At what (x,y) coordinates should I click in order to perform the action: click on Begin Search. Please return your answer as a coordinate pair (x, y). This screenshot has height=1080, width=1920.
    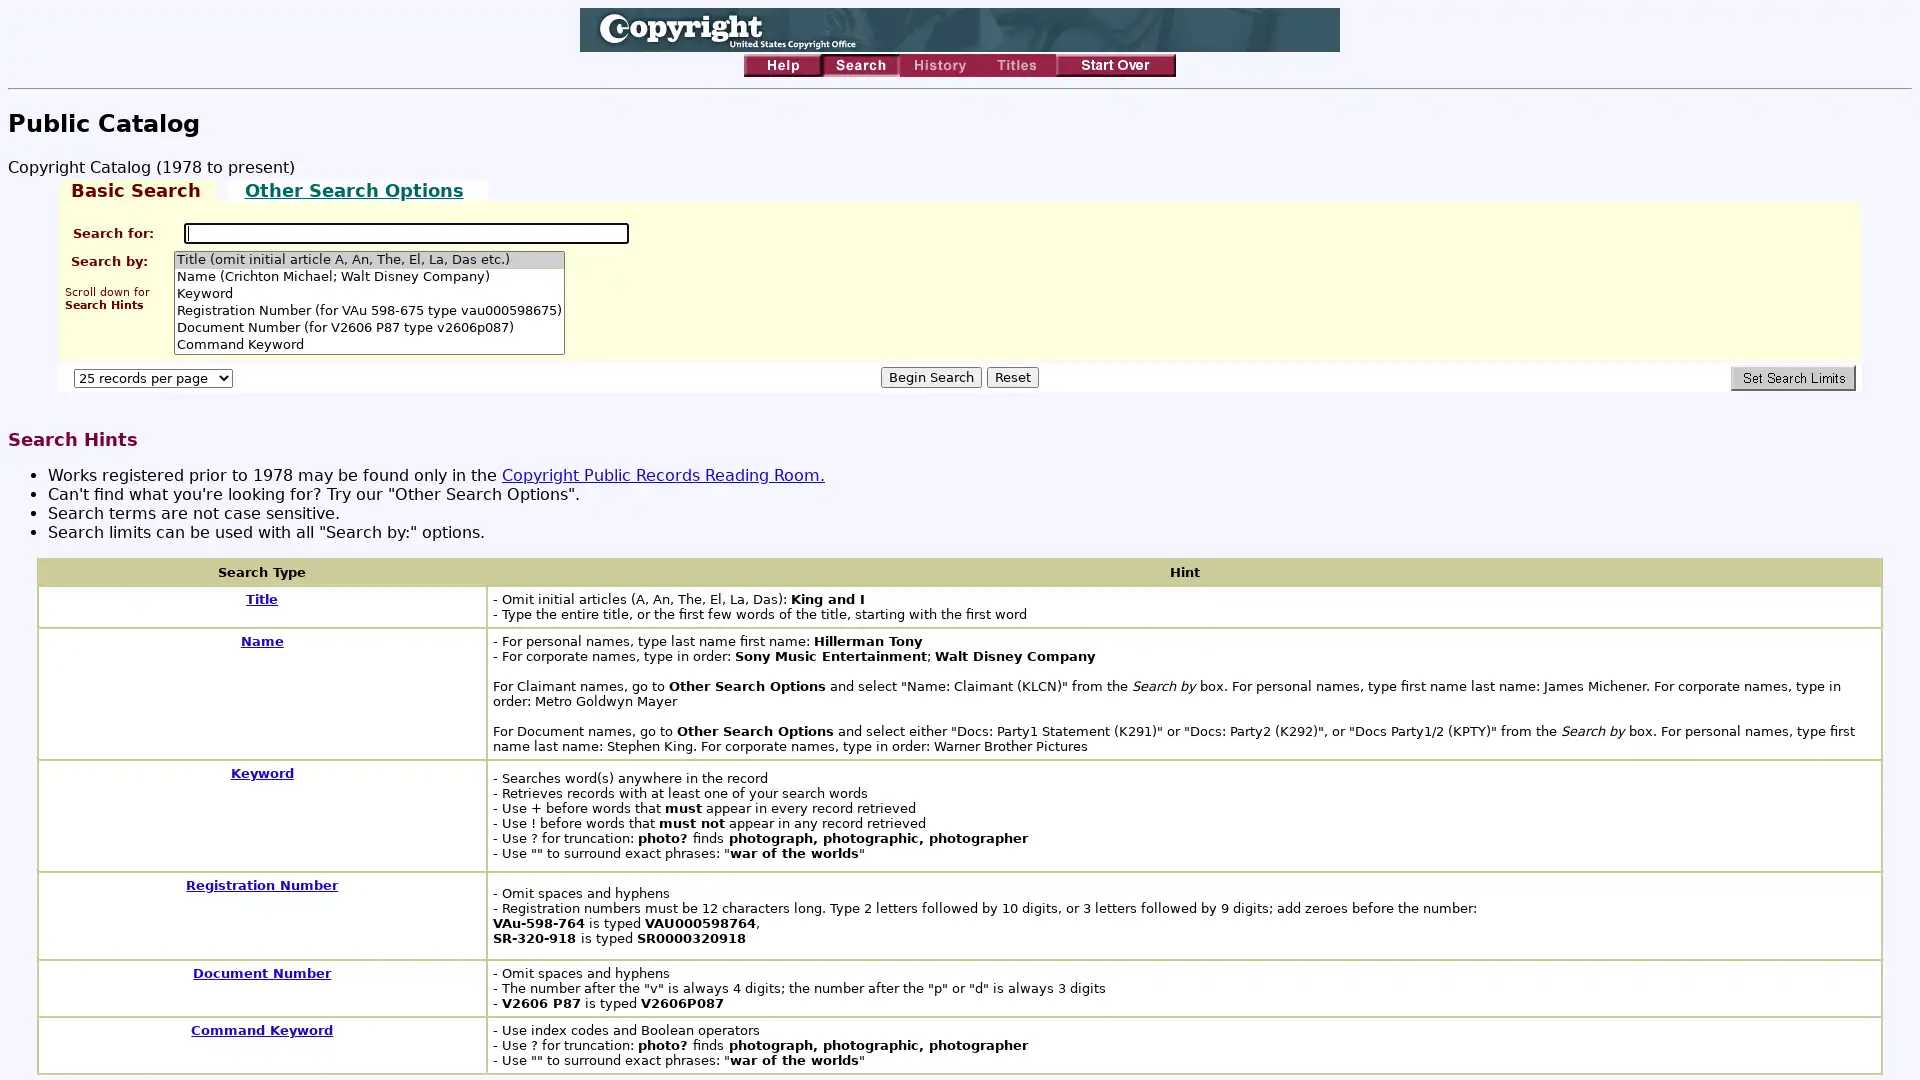
    Looking at the image, I should click on (929, 377).